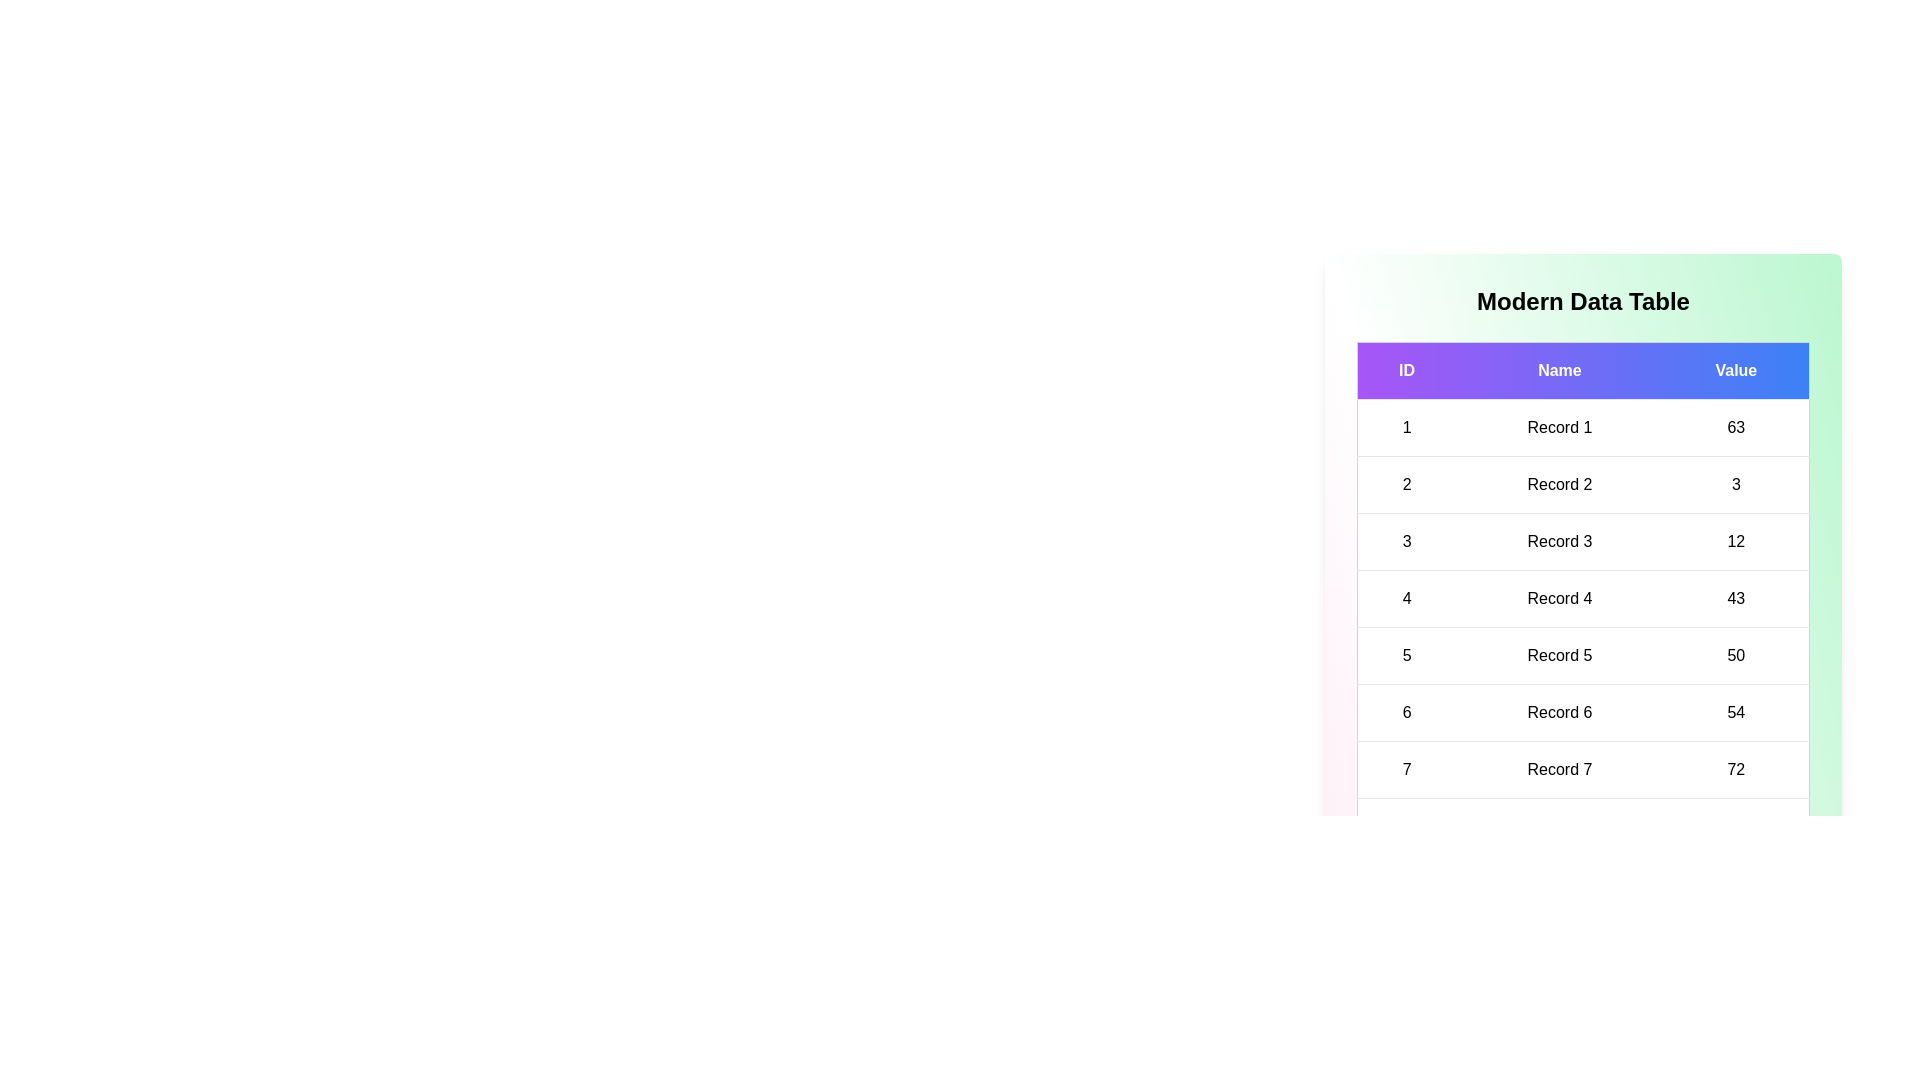 This screenshot has height=1080, width=1920. Describe the element at coordinates (1559, 370) in the screenshot. I see `the Name header to sort the table by that column` at that location.